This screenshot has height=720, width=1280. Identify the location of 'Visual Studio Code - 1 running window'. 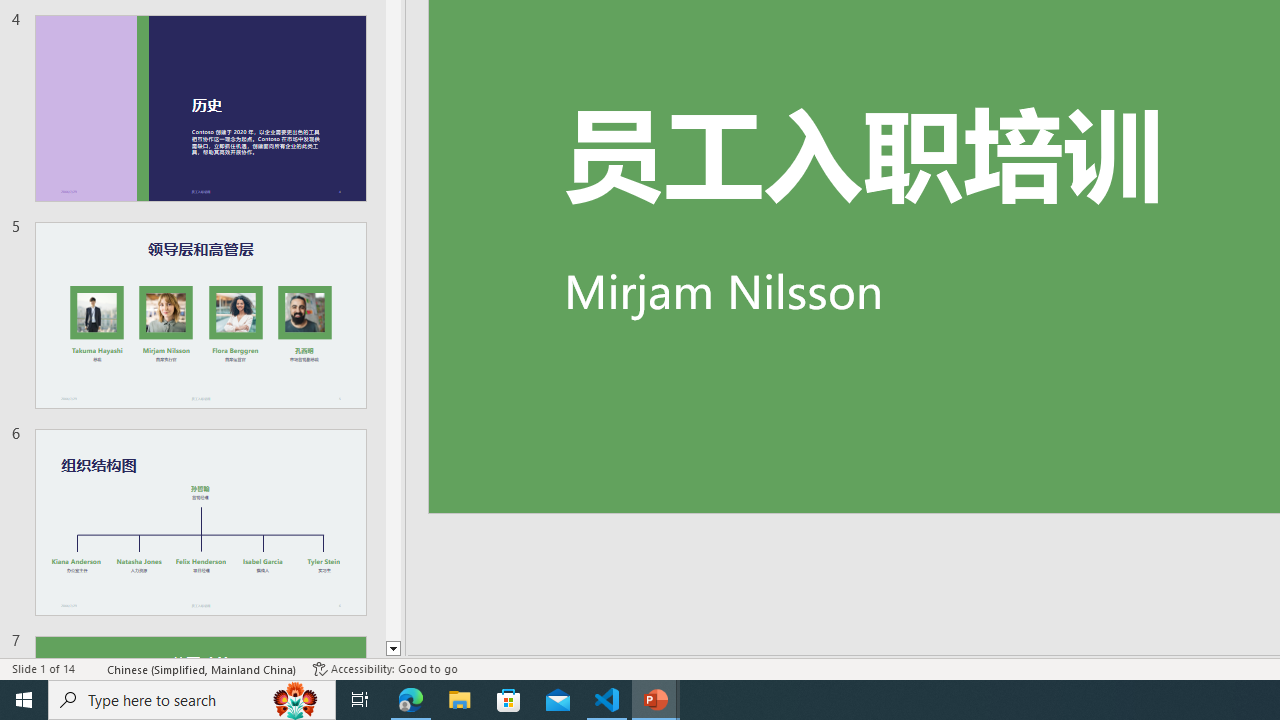
(606, 698).